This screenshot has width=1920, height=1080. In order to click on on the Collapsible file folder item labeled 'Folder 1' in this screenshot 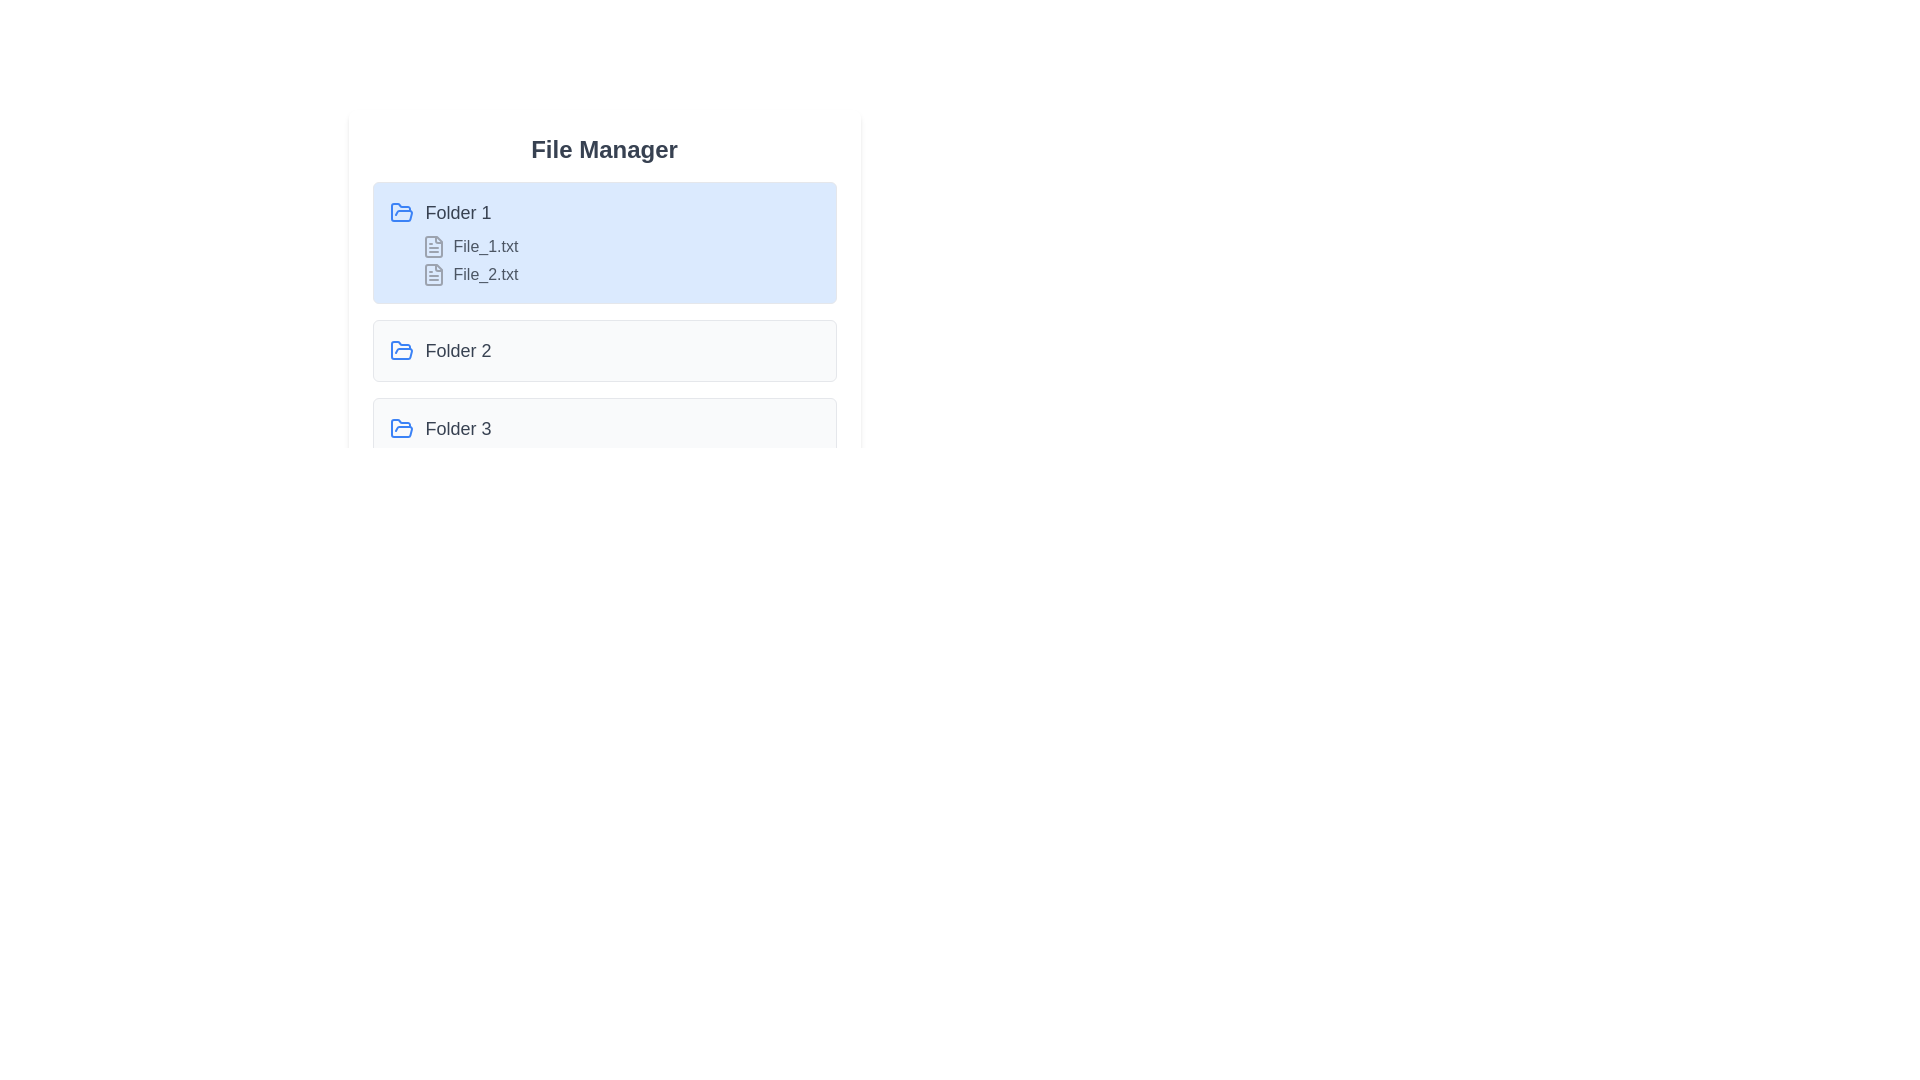, I will do `click(603, 242)`.